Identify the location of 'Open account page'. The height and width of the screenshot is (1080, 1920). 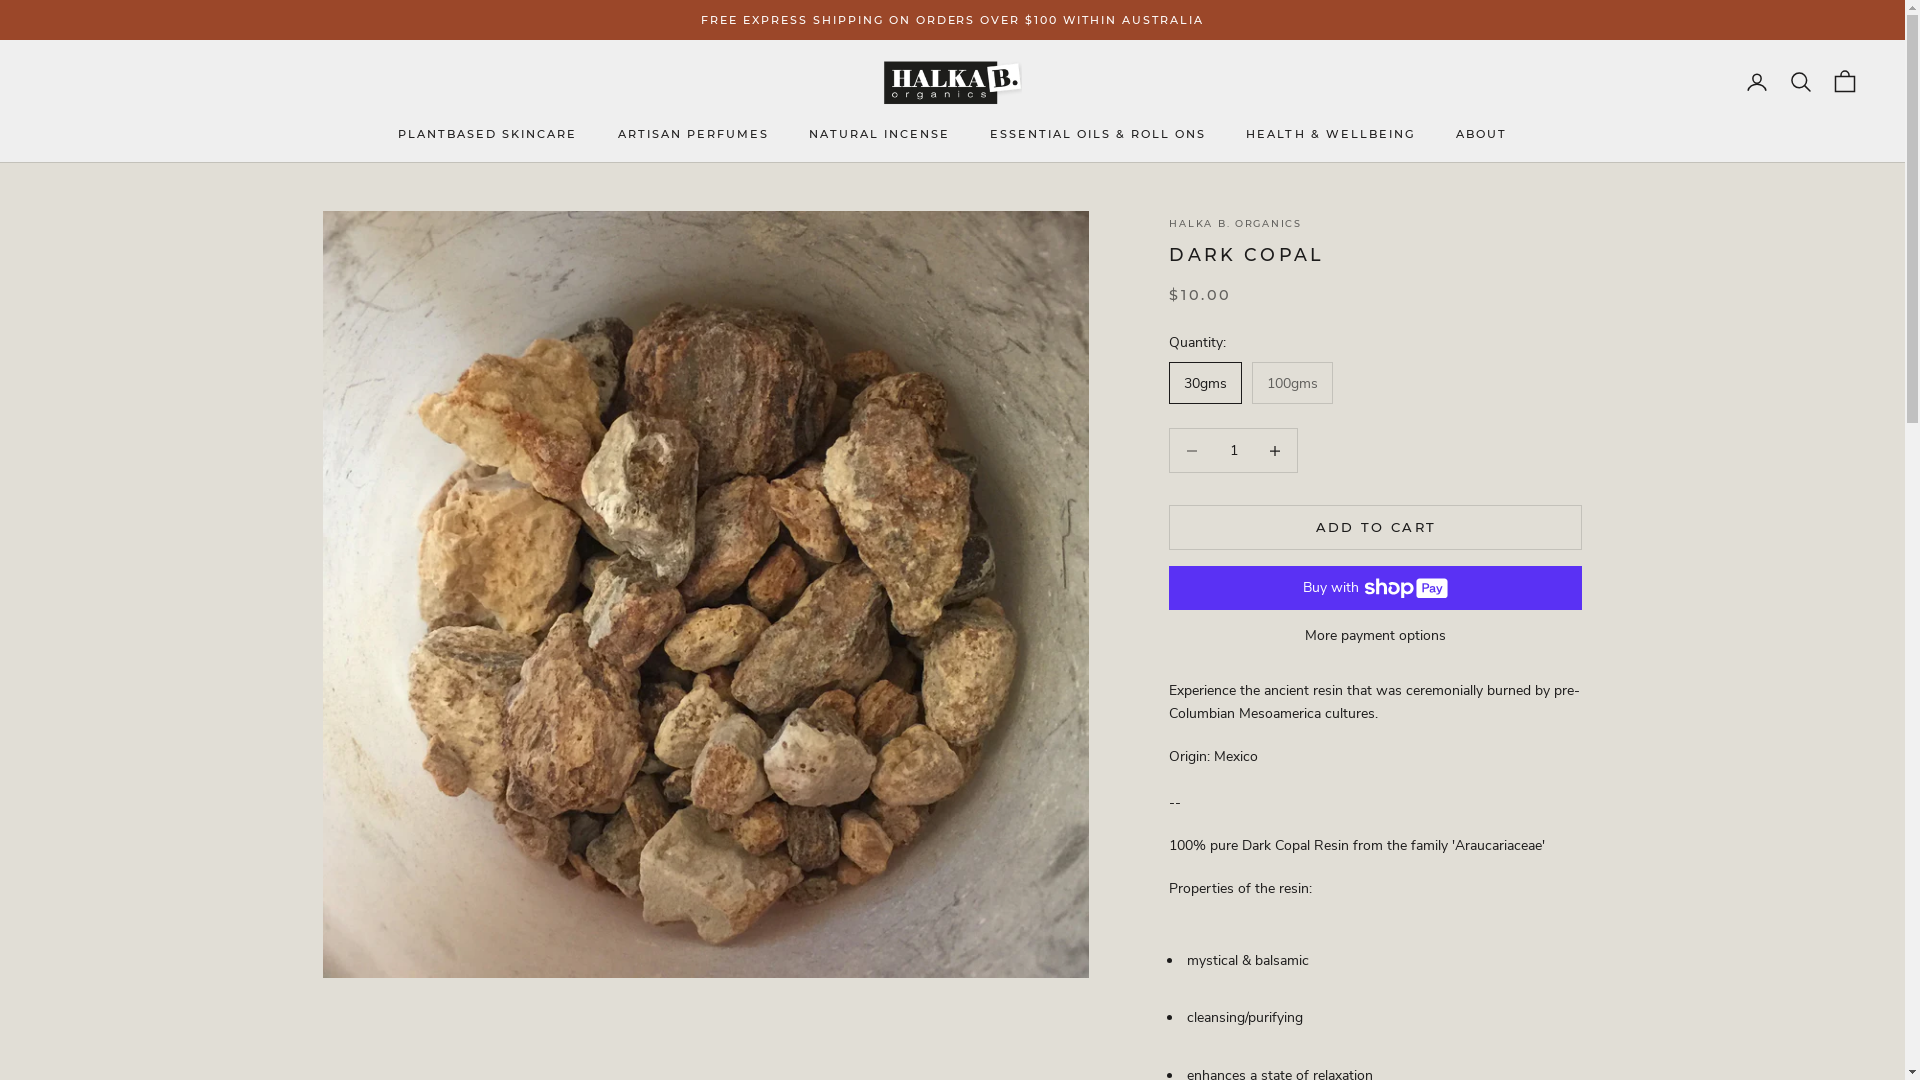
(1755, 80).